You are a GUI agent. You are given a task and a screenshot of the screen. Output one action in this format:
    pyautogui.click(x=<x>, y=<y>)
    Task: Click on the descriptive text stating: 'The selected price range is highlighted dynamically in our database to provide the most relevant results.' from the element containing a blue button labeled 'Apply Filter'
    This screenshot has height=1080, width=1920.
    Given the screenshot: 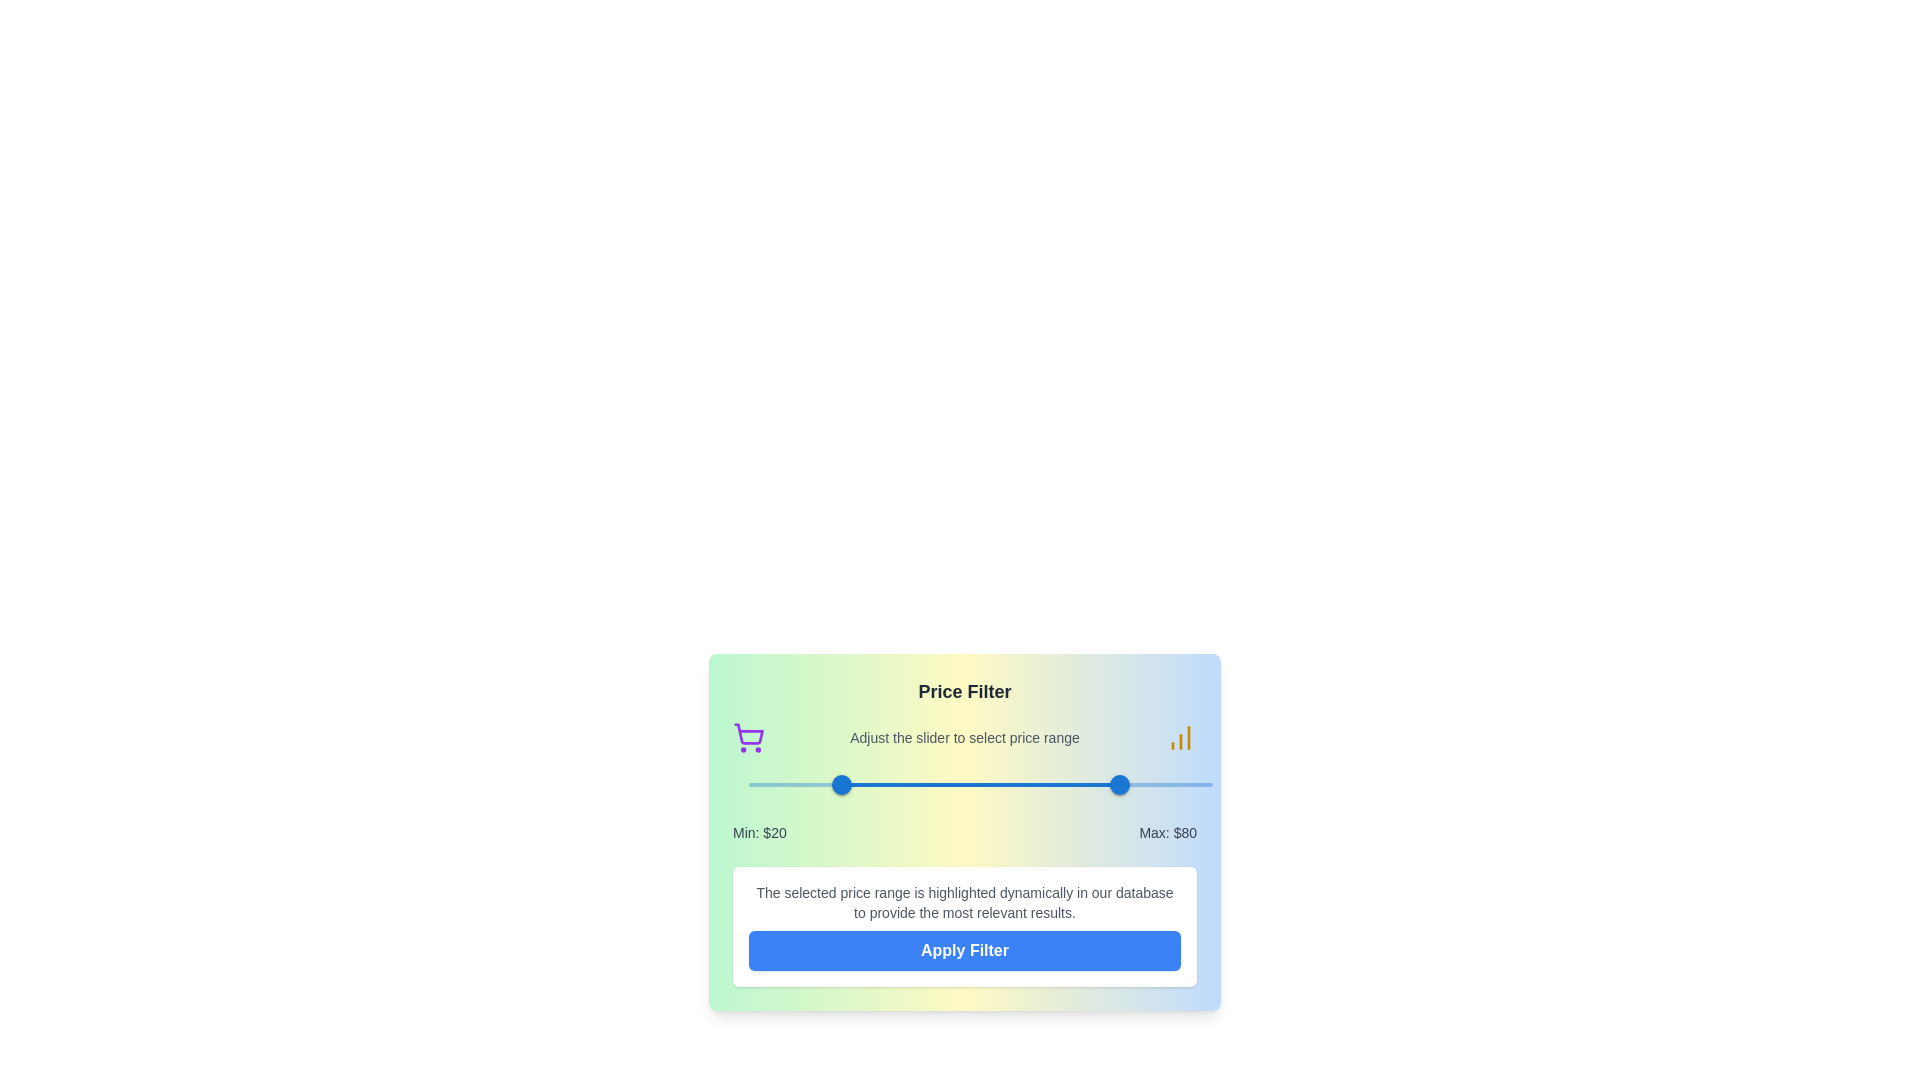 What is the action you would take?
    pyautogui.click(x=964, y=926)
    